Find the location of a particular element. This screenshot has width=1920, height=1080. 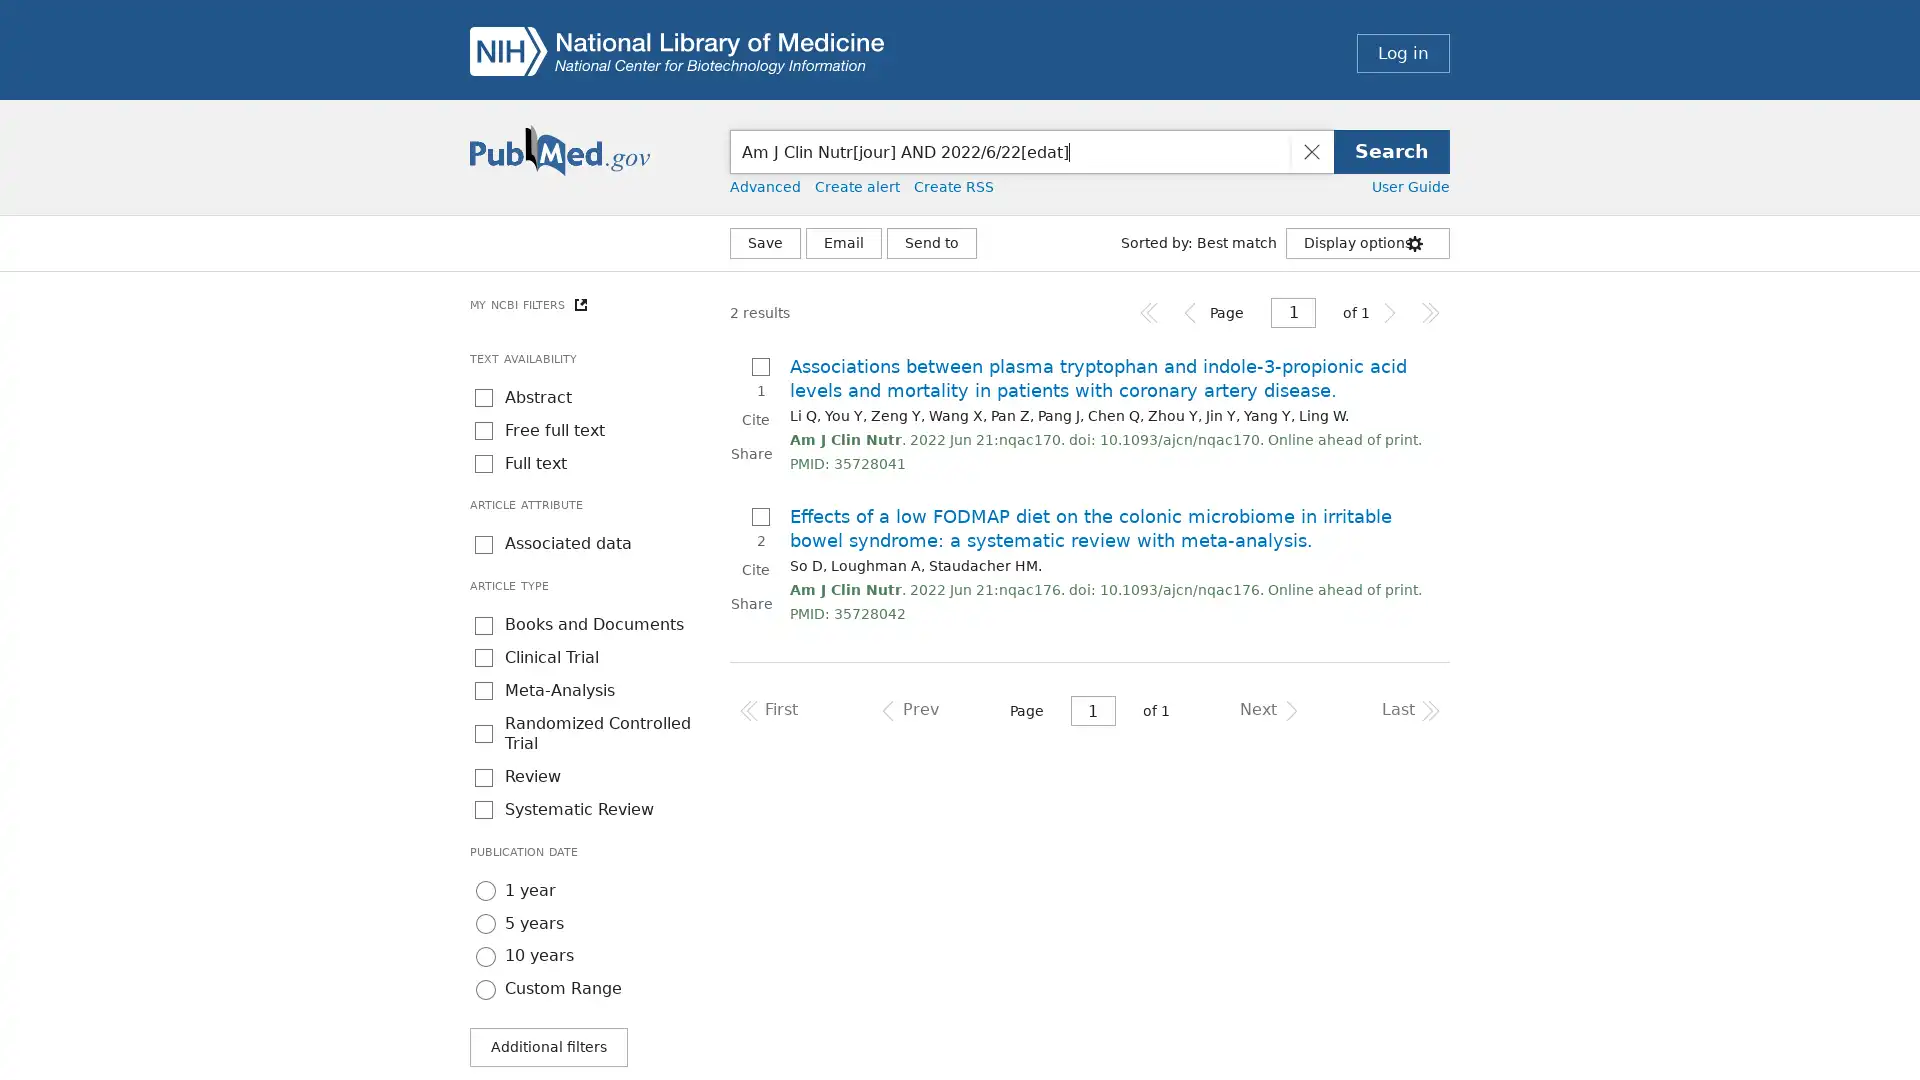

Display options is located at coordinates (1367, 242).